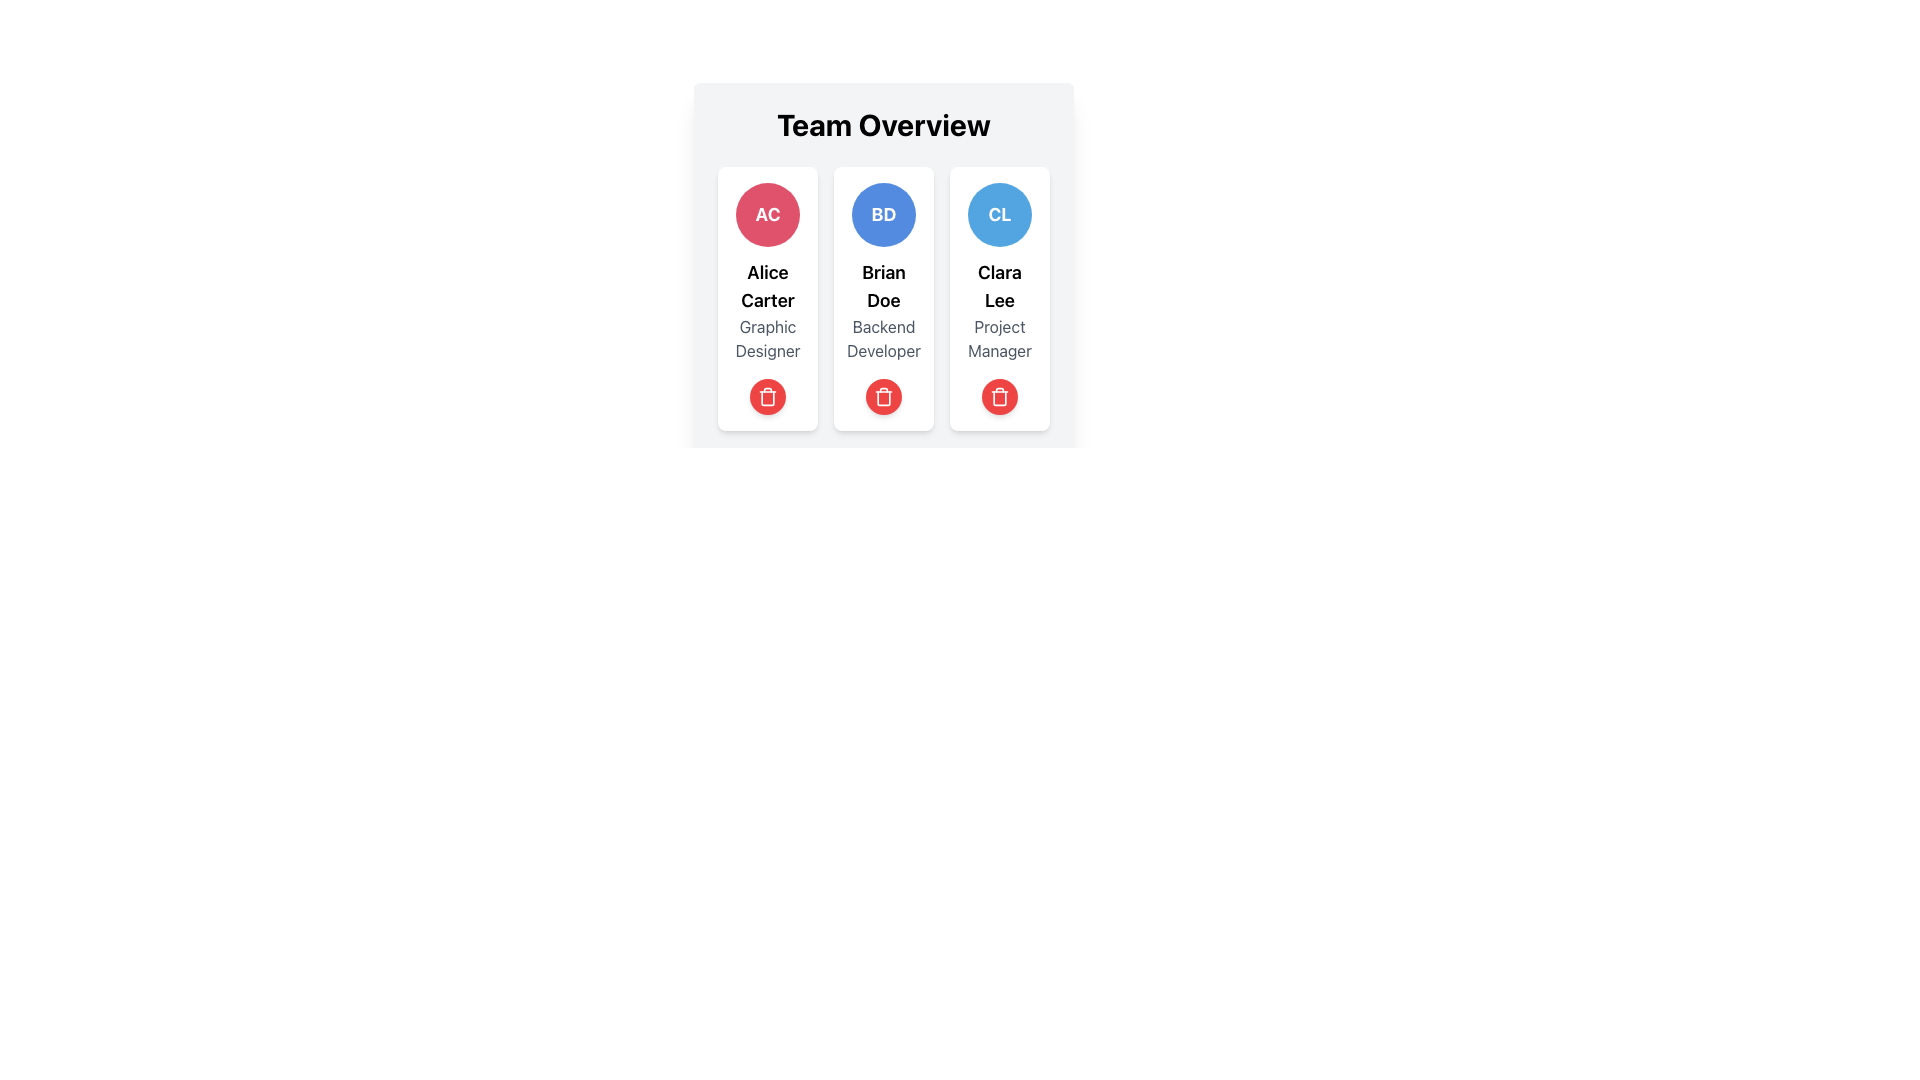 Image resolution: width=1920 pixels, height=1080 pixels. What do you see at coordinates (767, 286) in the screenshot?
I see `the text label displaying 'Alice Carter', which is centrally positioned beneath the avatar and above the role description in the team overview section` at bounding box center [767, 286].